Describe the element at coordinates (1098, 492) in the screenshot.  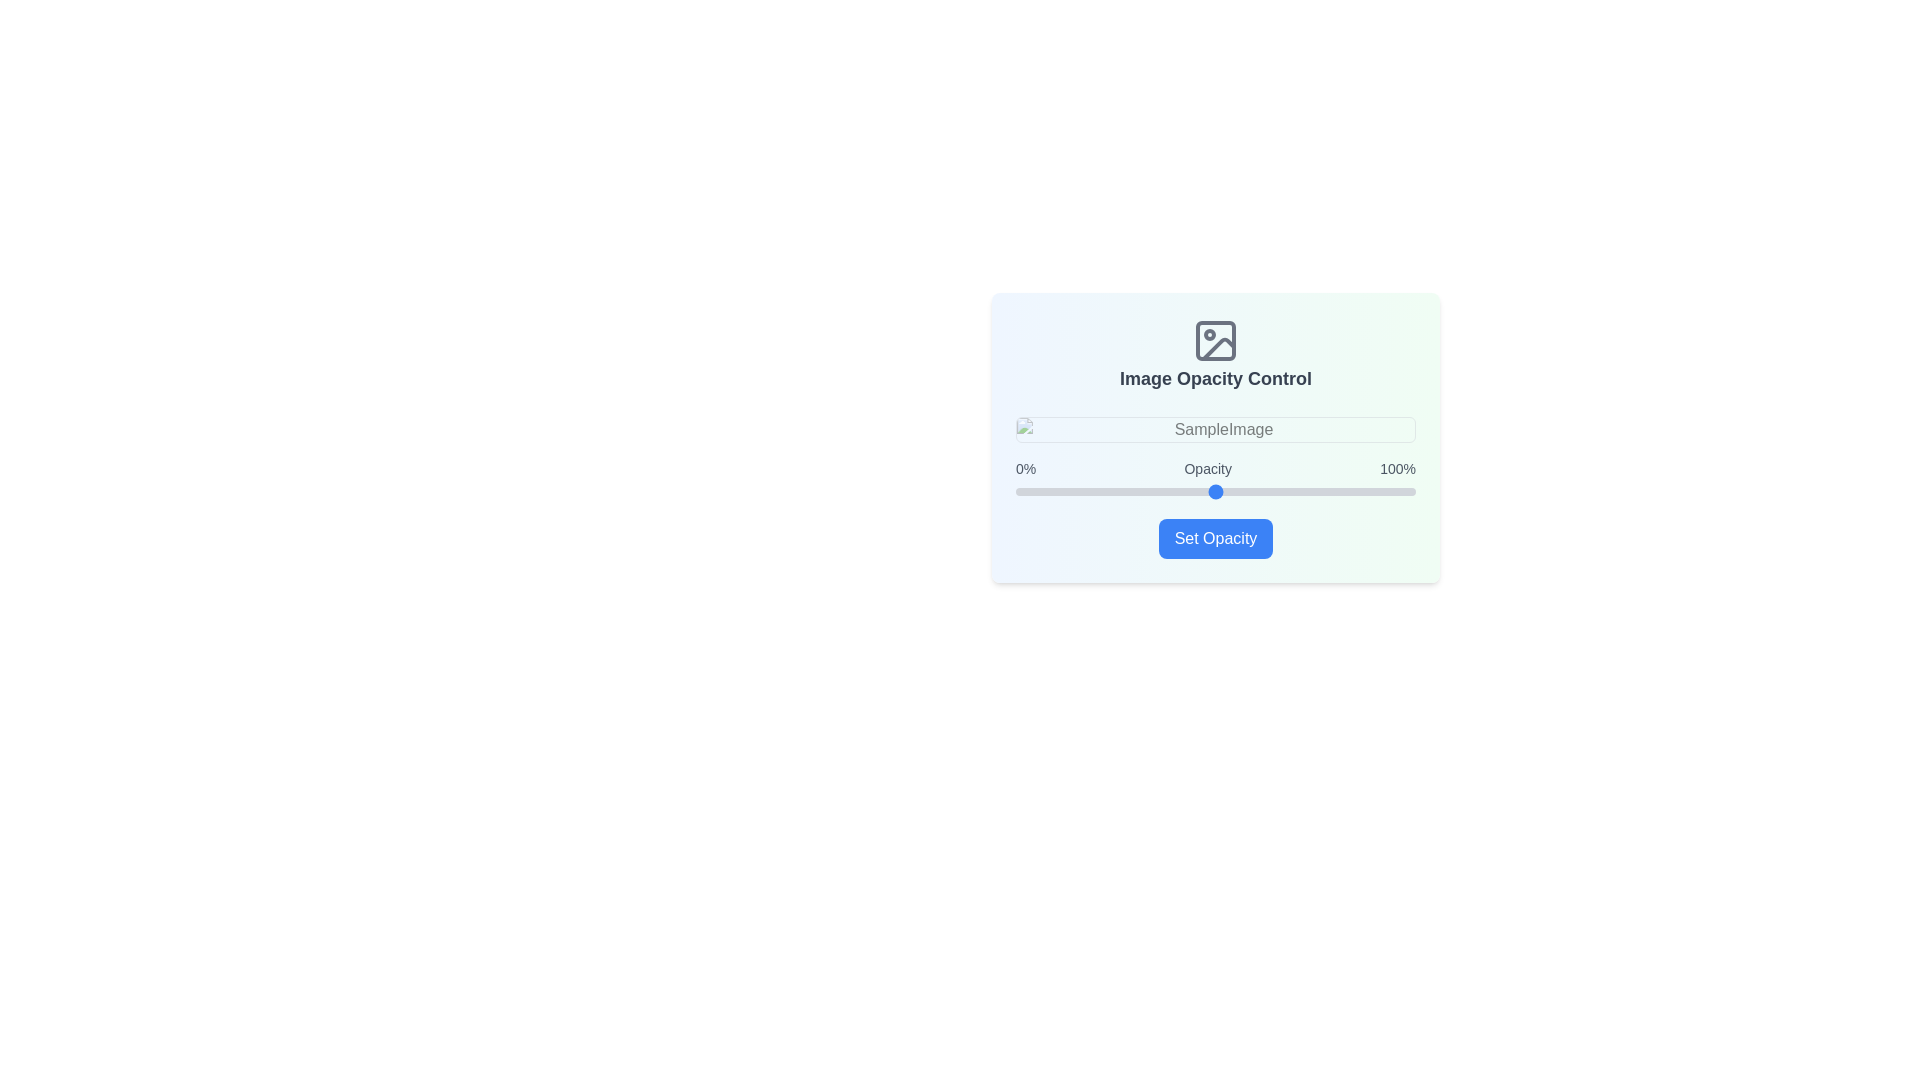
I see `the slider to set the opacity to 21%` at that location.